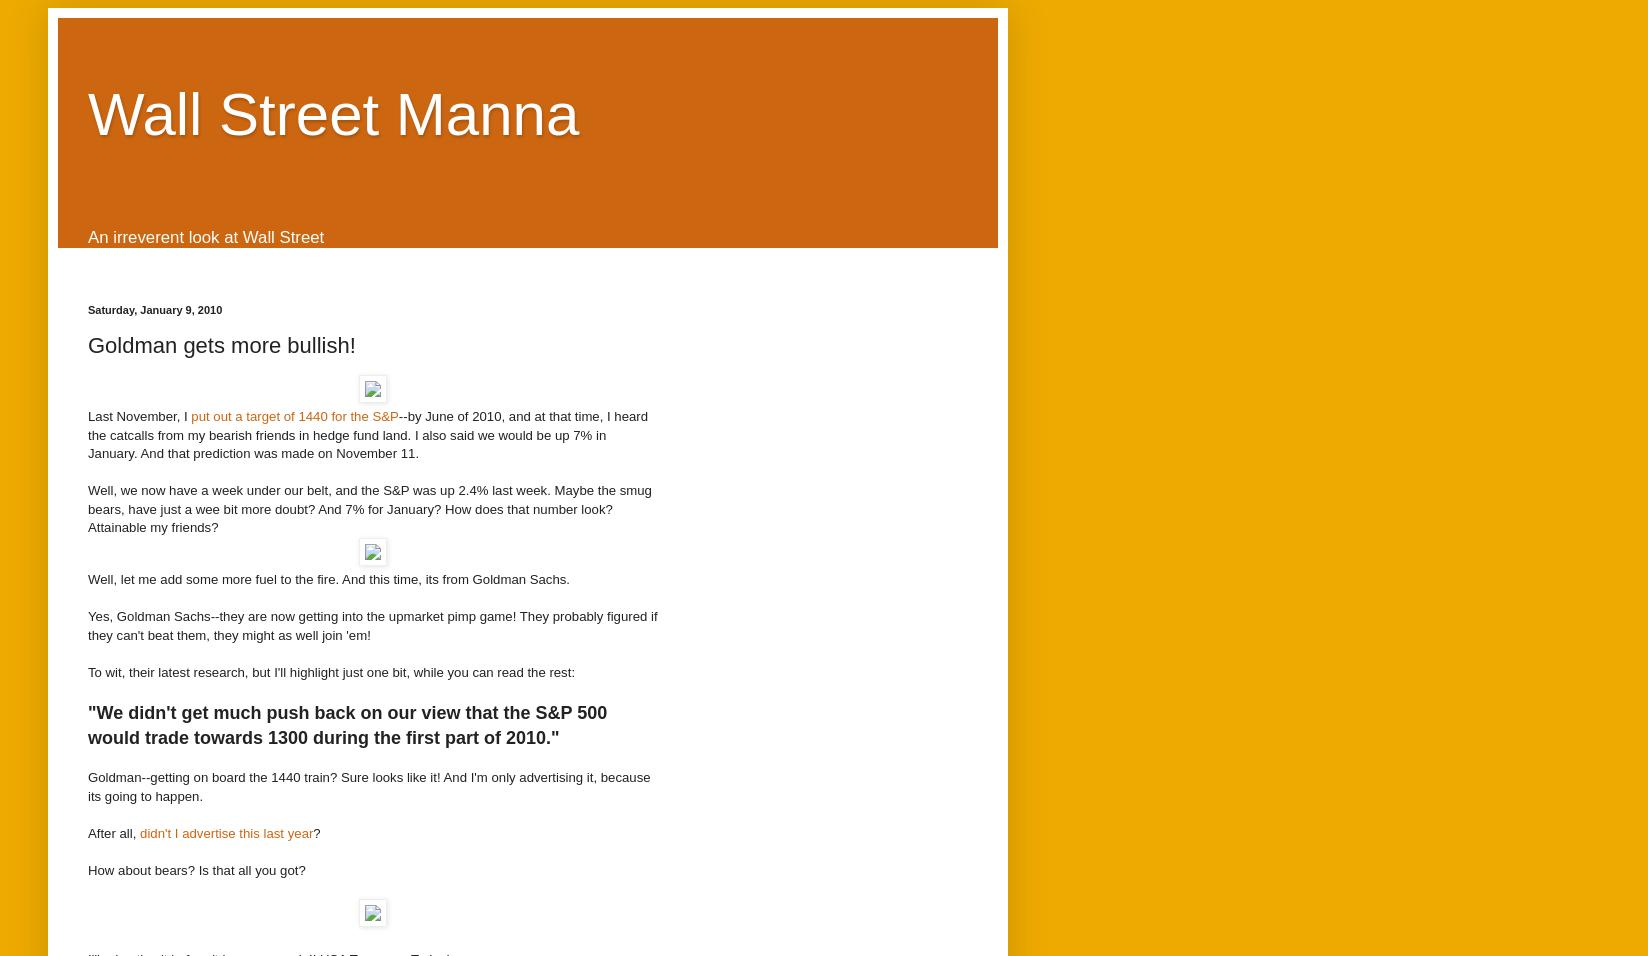  Describe the element at coordinates (327, 578) in the screenshot. I see `'Well, let me add some more fuel to the fire. And this time, its from Goldman Sachs.'` at that location.